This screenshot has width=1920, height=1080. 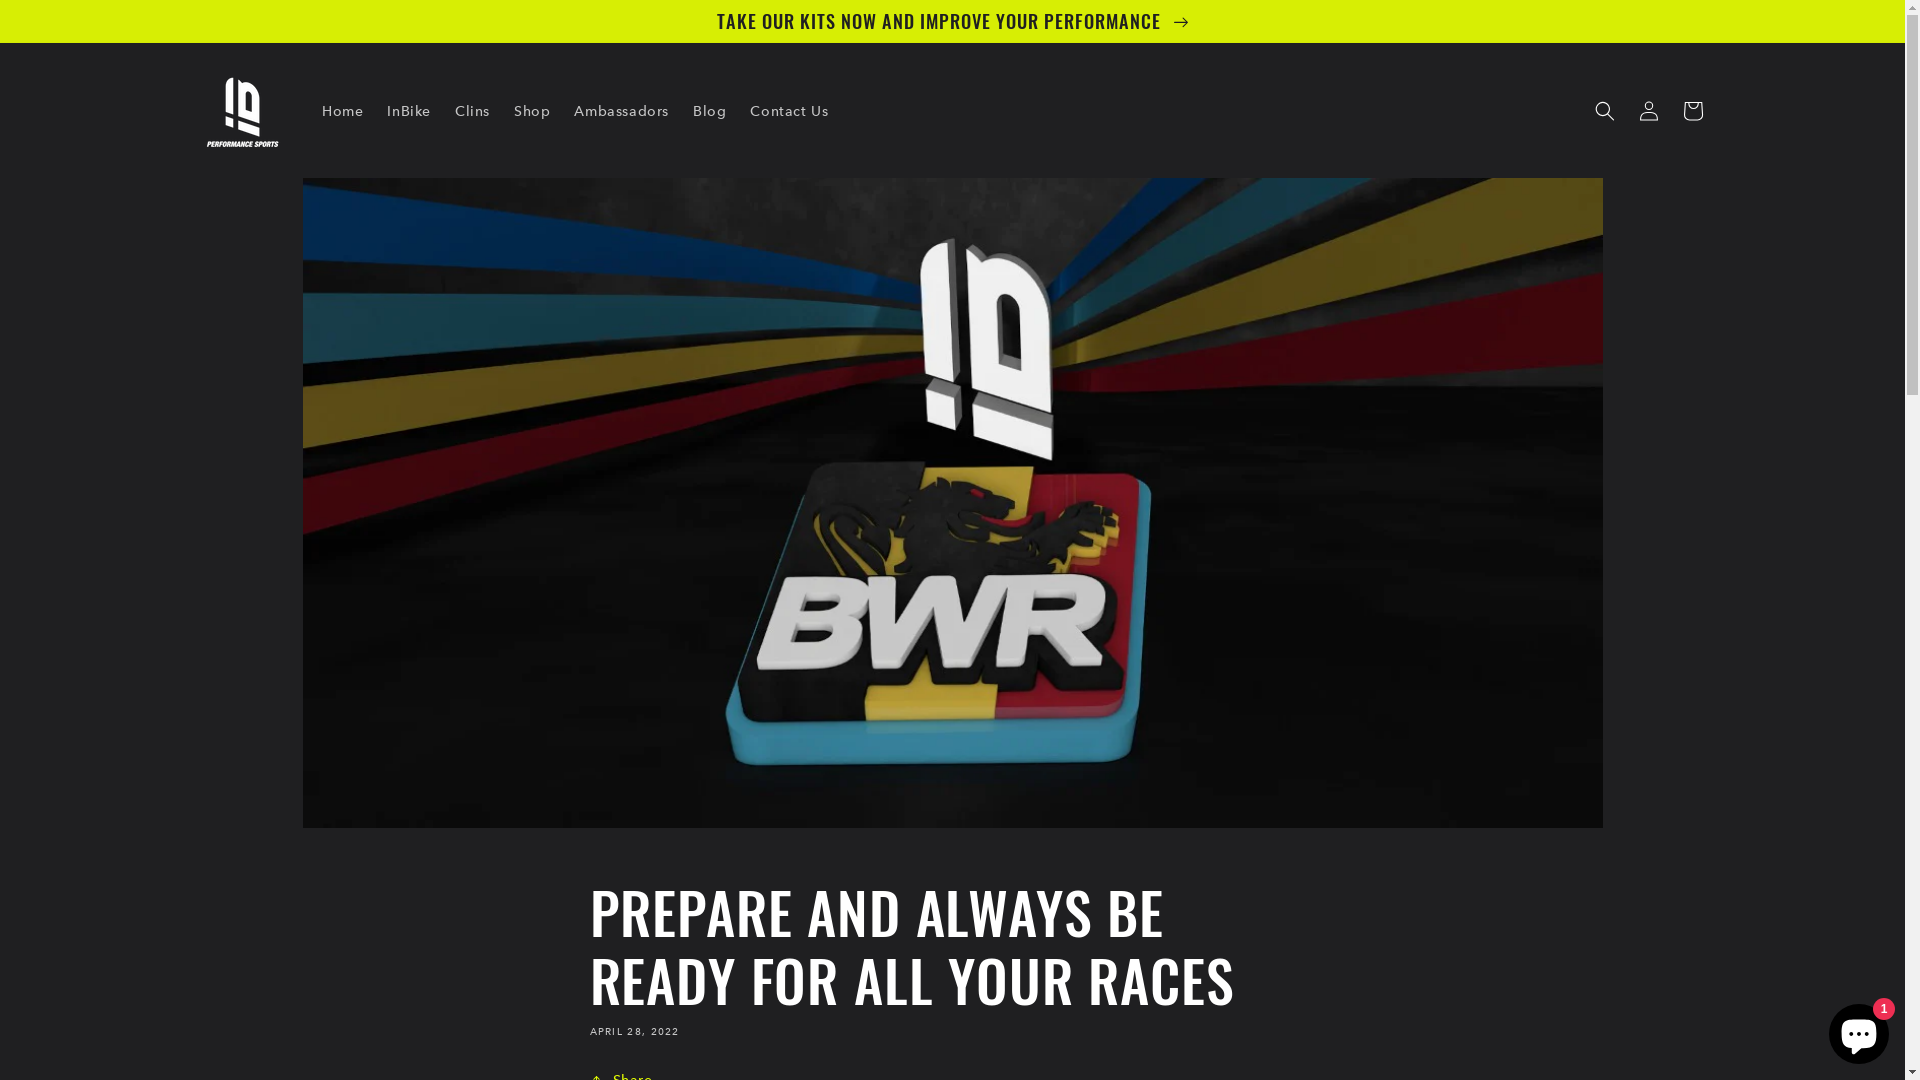 What do you see at coordinates (441, 111) in the screenshot?
I see `'Clins'` at bounding box center [441, 111].